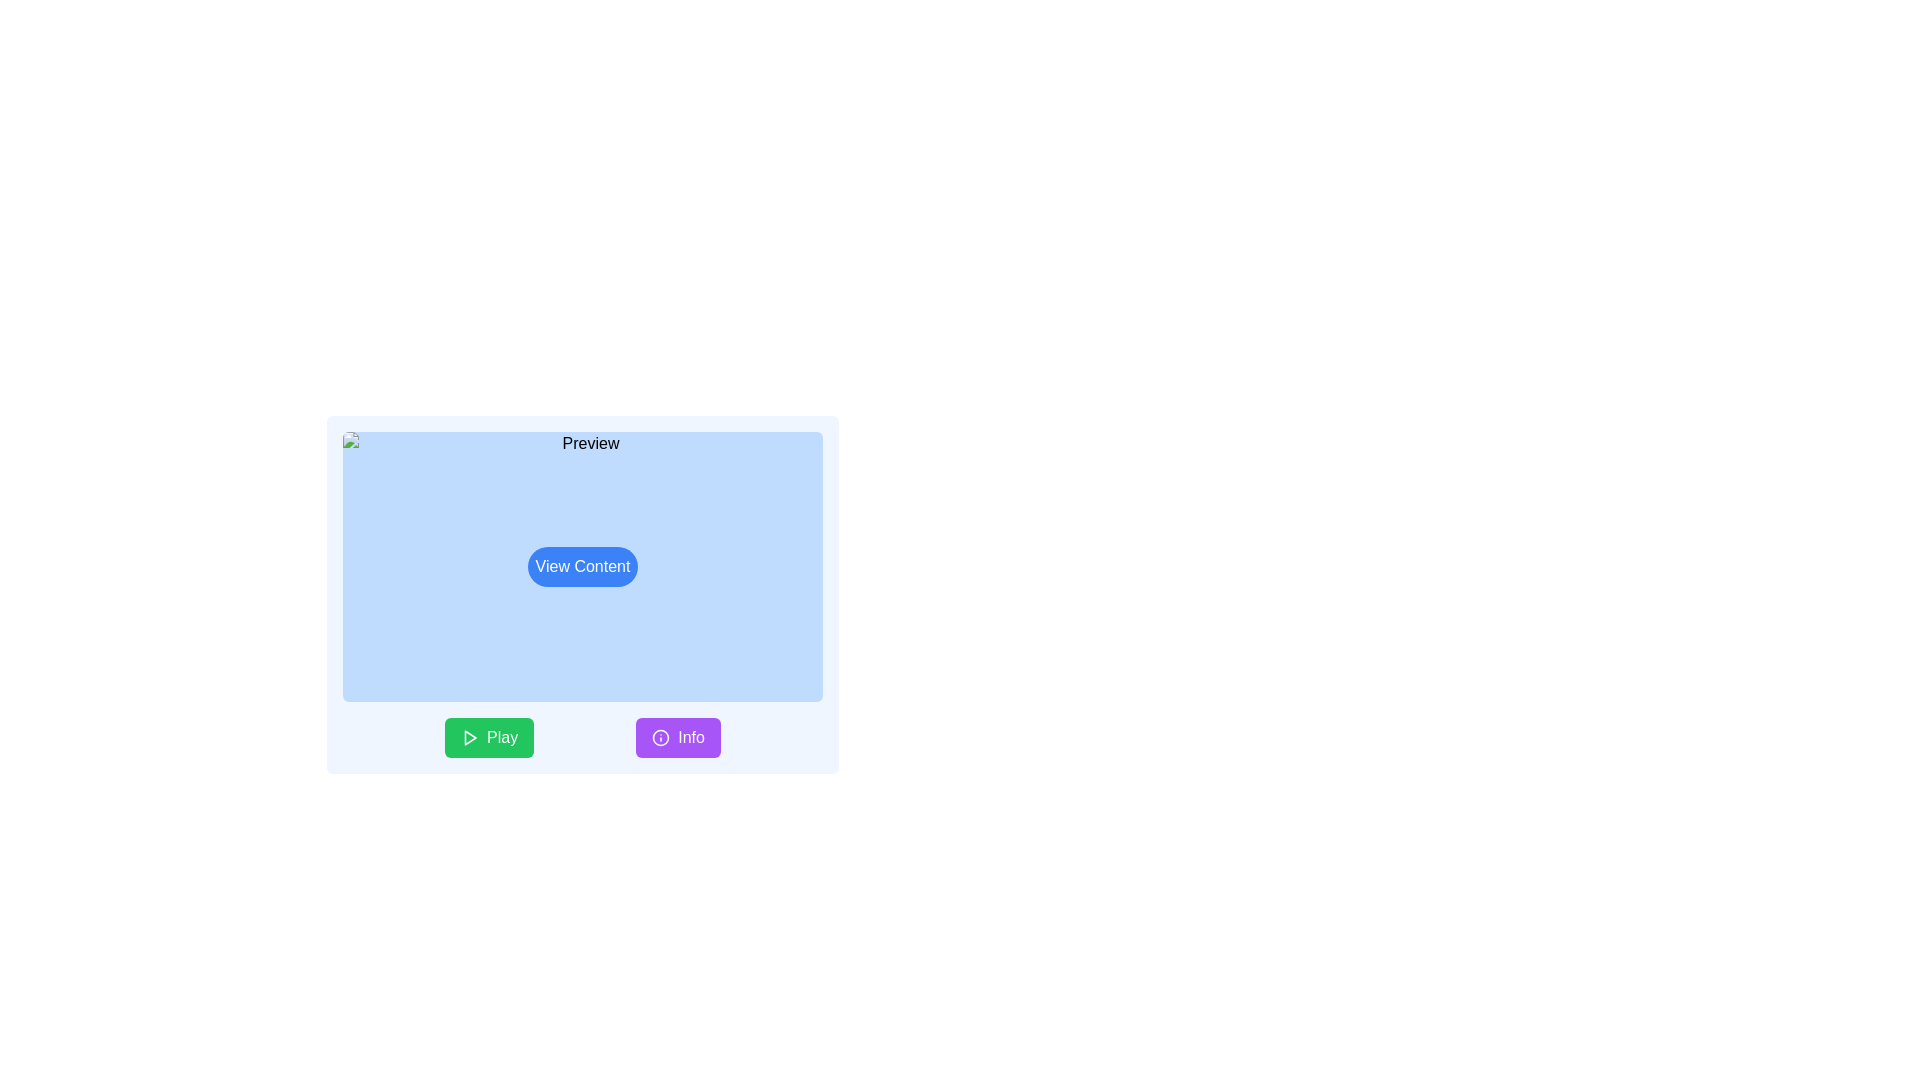  I want to click on the 'View Content' button, which is a rounded rectangle with a blue background and centered text, so click(581, 567).